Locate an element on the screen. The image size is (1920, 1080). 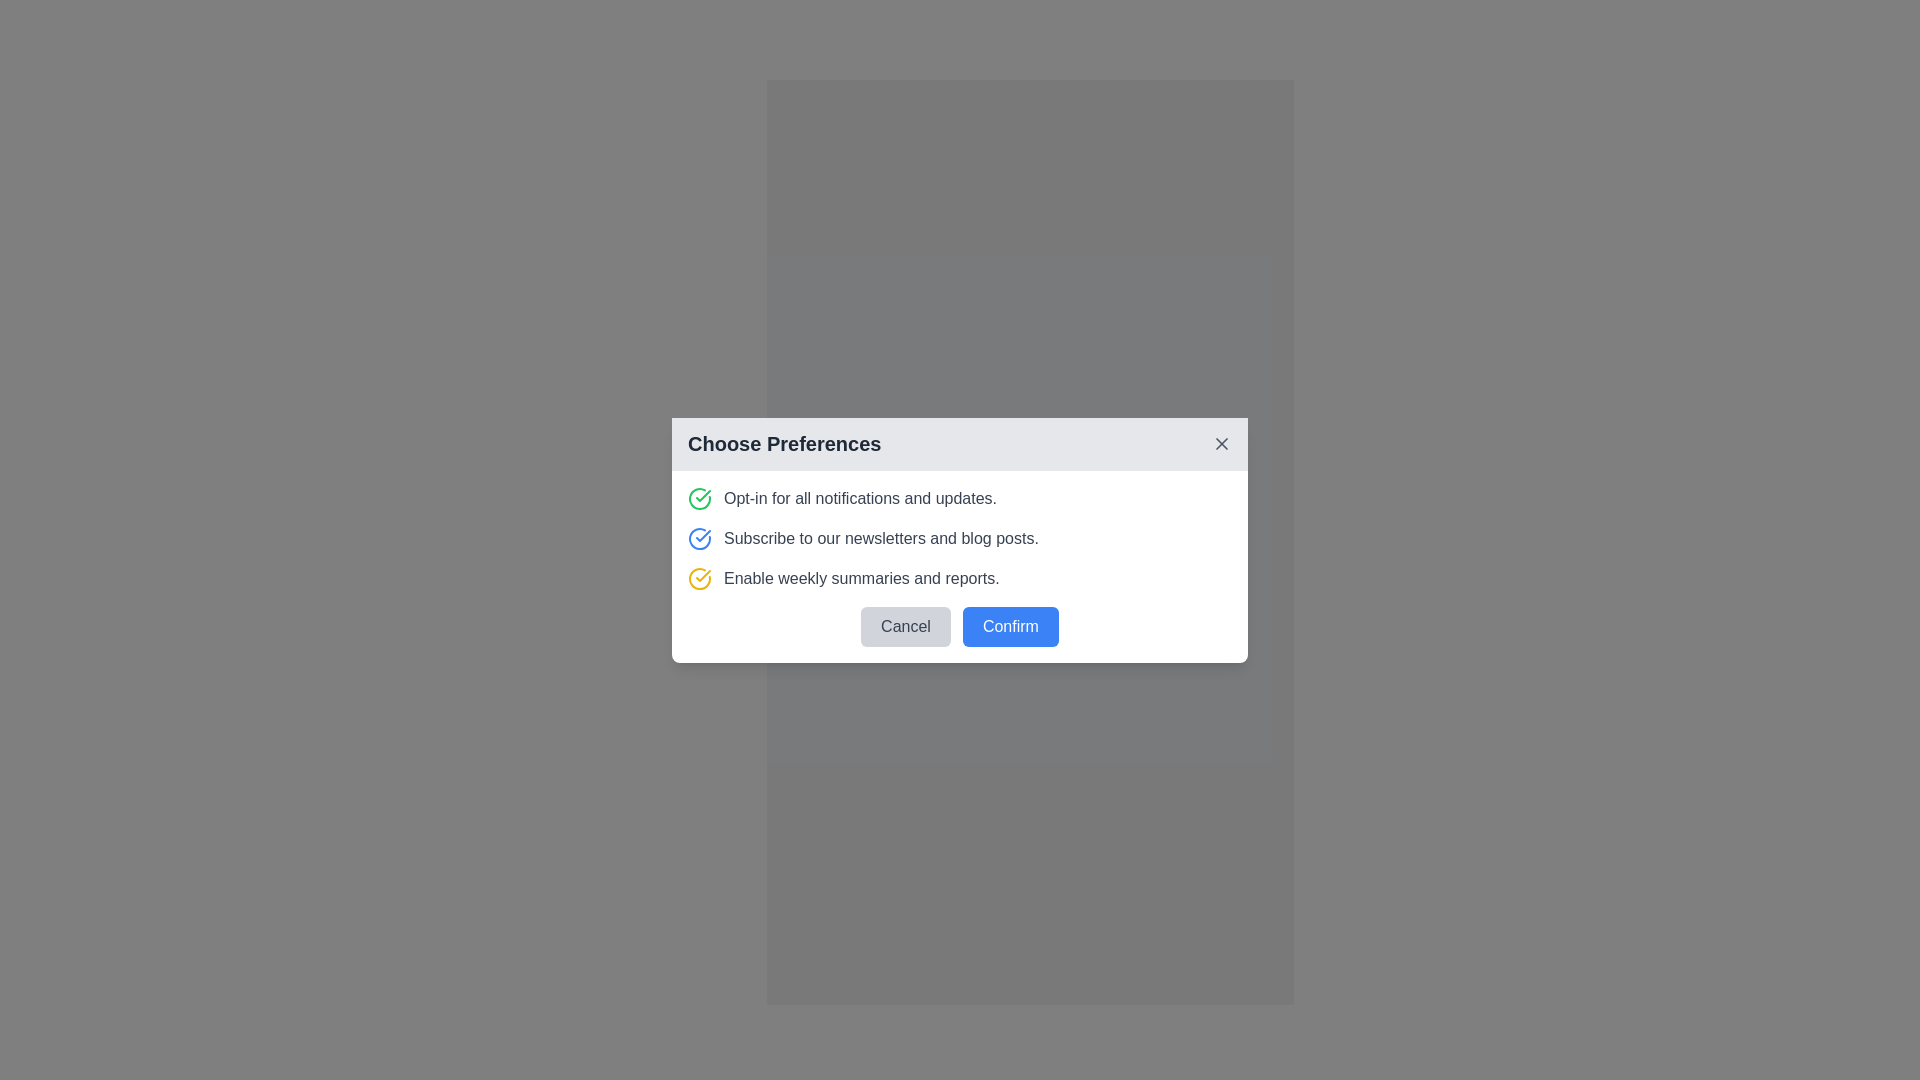
the cancel button located in the lower section of the pop-up modal is located at coordinates (905, 625).